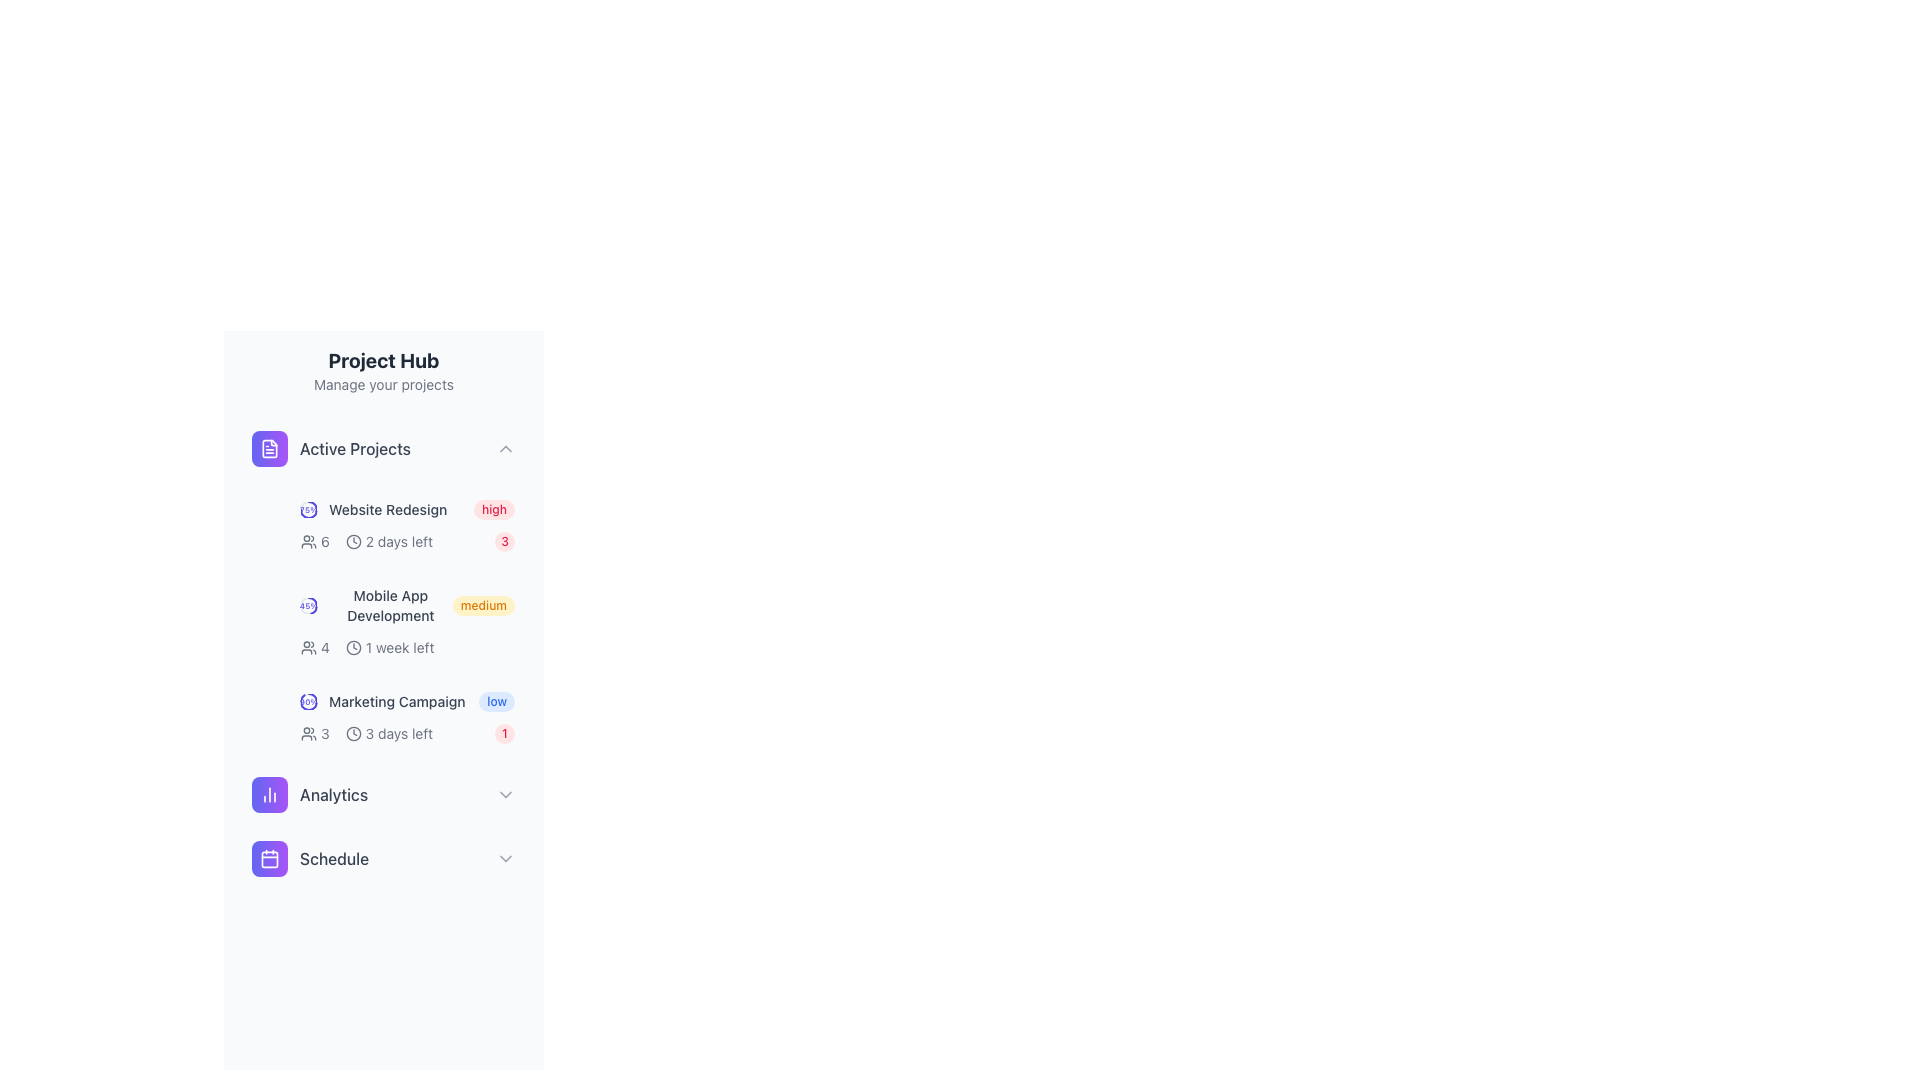  I want to click on the label of the Navigation item for viewing or managing active projects located in the left-hand sidebar under 'Project Hub', so click(331, 447).